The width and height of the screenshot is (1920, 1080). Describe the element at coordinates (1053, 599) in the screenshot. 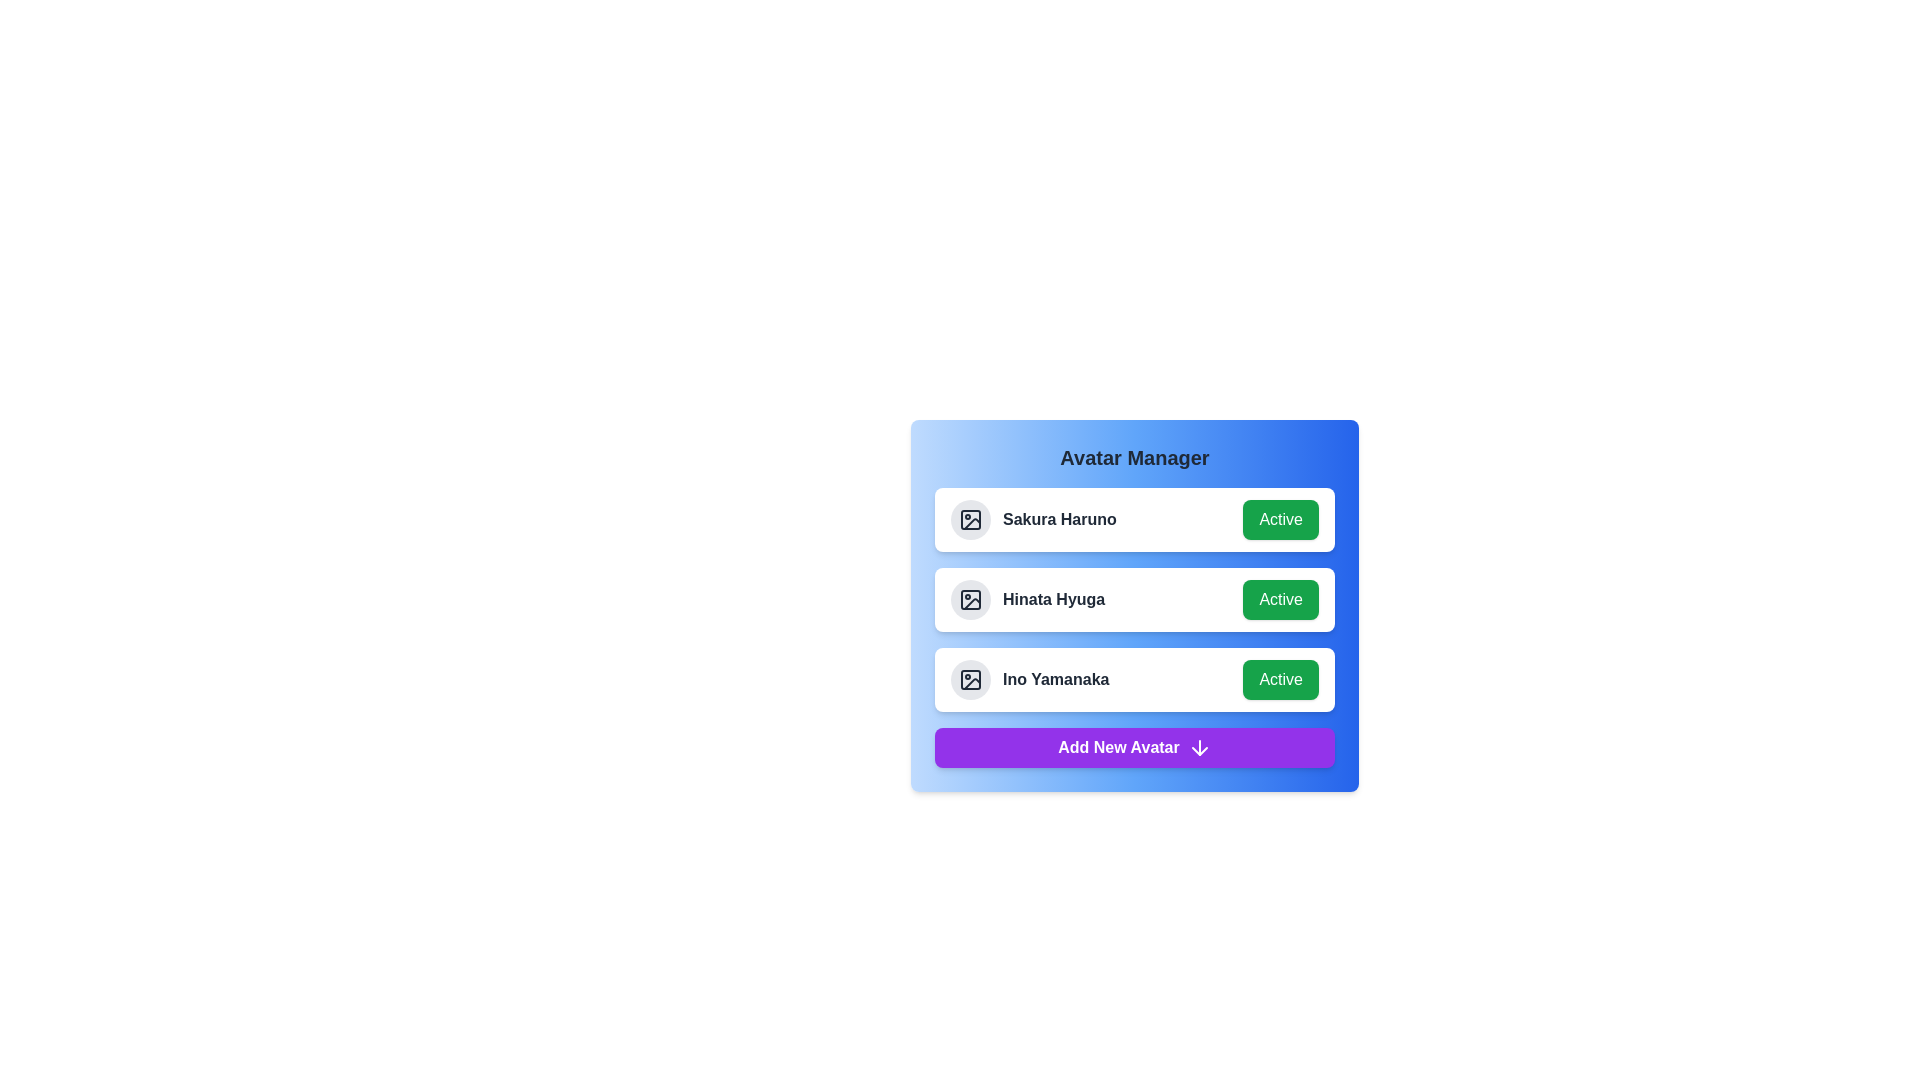

I see `the text label for user profile 'Hinata Hyuga,' which is the second item in the vertical list of user entries, located between the avatar and the green 'Active' button` at that location.